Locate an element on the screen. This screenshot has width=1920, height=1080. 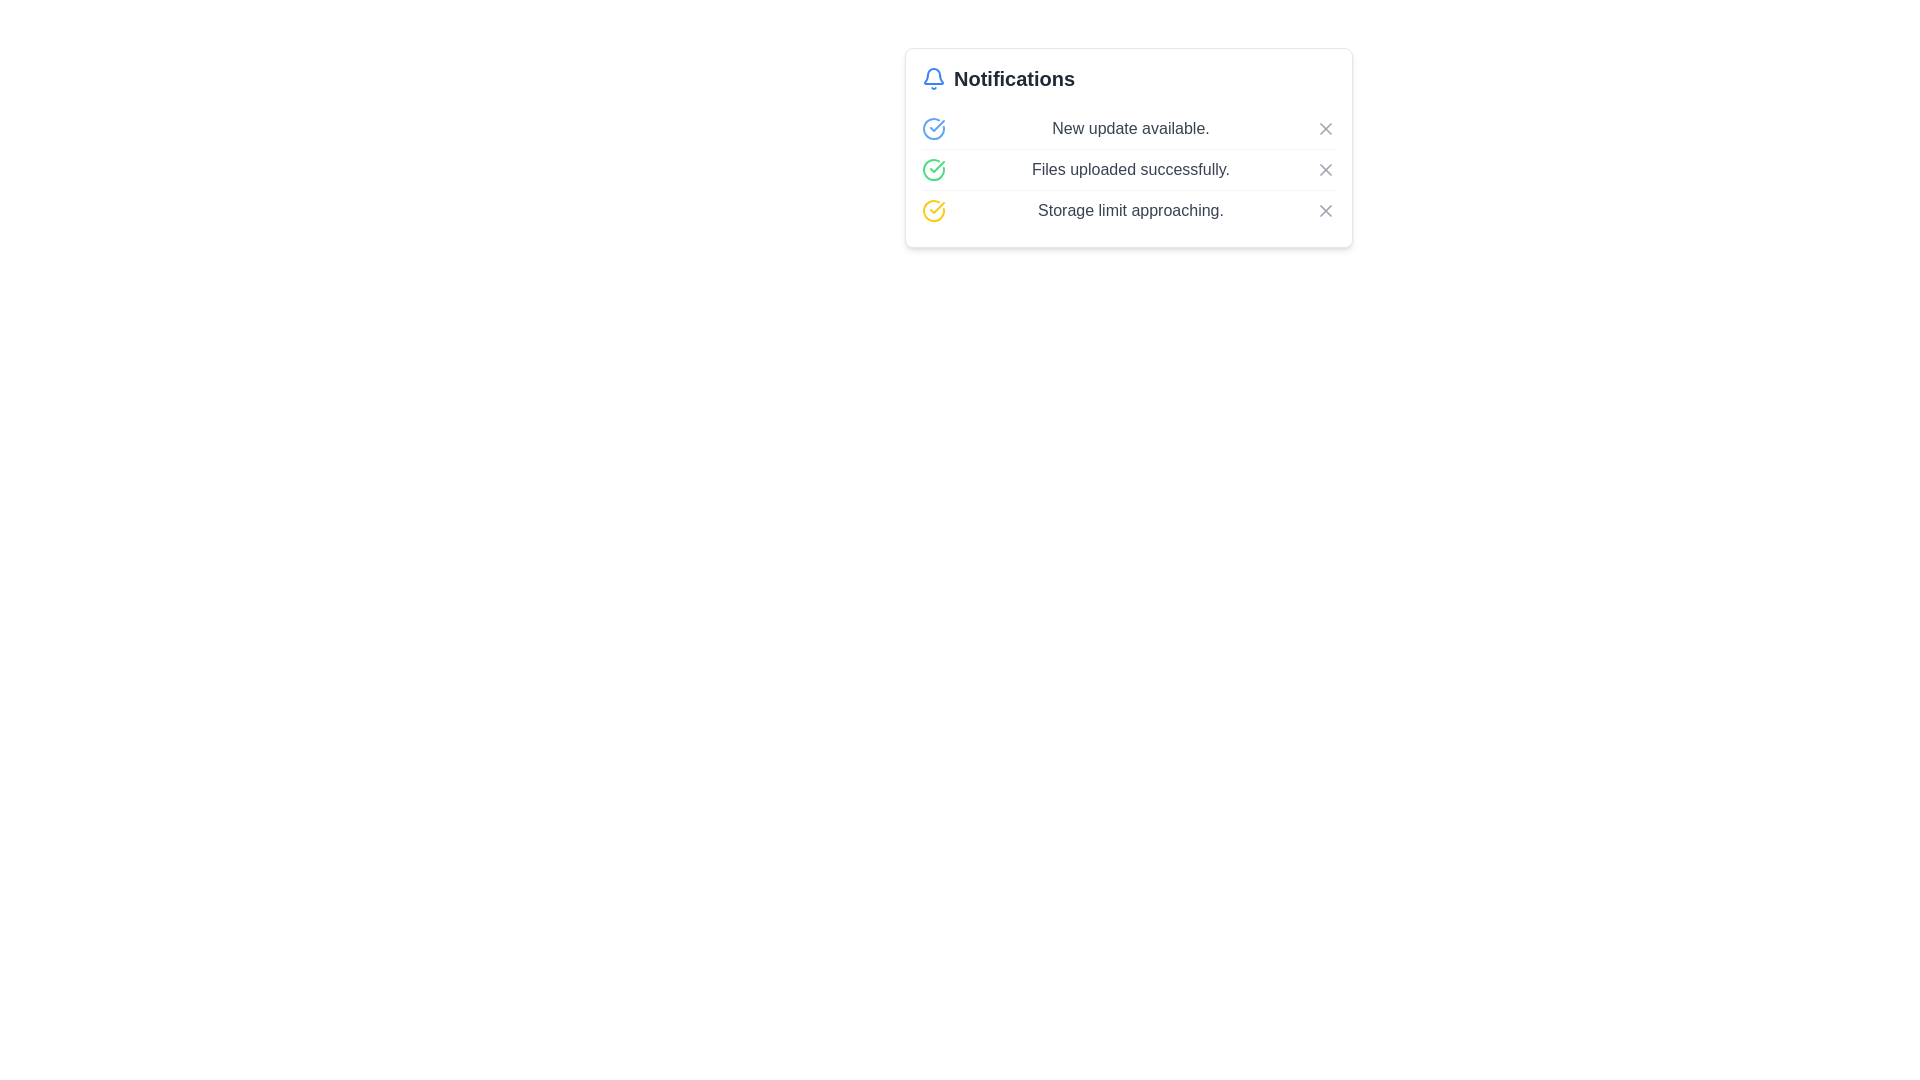
the success status icon located to the left of the notification text 'New update available.' in the top notification entry of the notification list is located at coordinates (933, 128).